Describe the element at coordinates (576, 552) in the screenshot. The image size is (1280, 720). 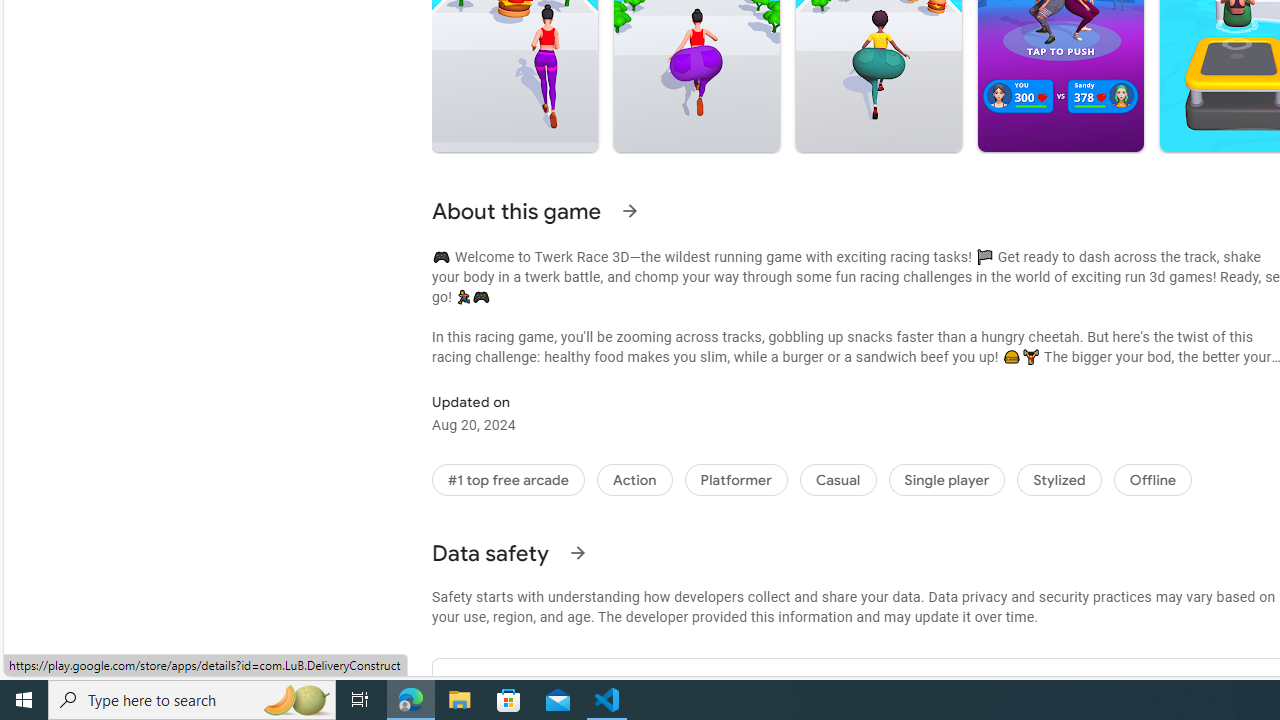
I see `'See more information on Data safety'` at that location.